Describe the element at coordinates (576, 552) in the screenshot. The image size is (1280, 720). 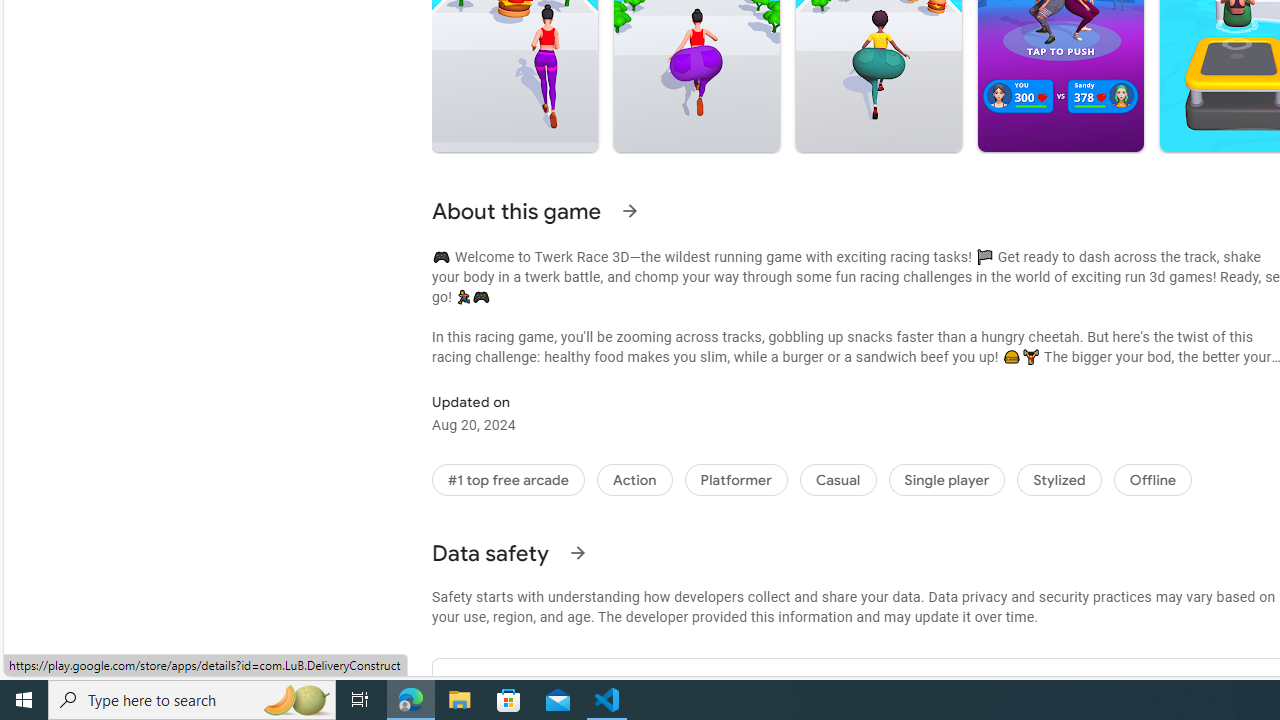
I see `'See more information on Data safety'` at that location.